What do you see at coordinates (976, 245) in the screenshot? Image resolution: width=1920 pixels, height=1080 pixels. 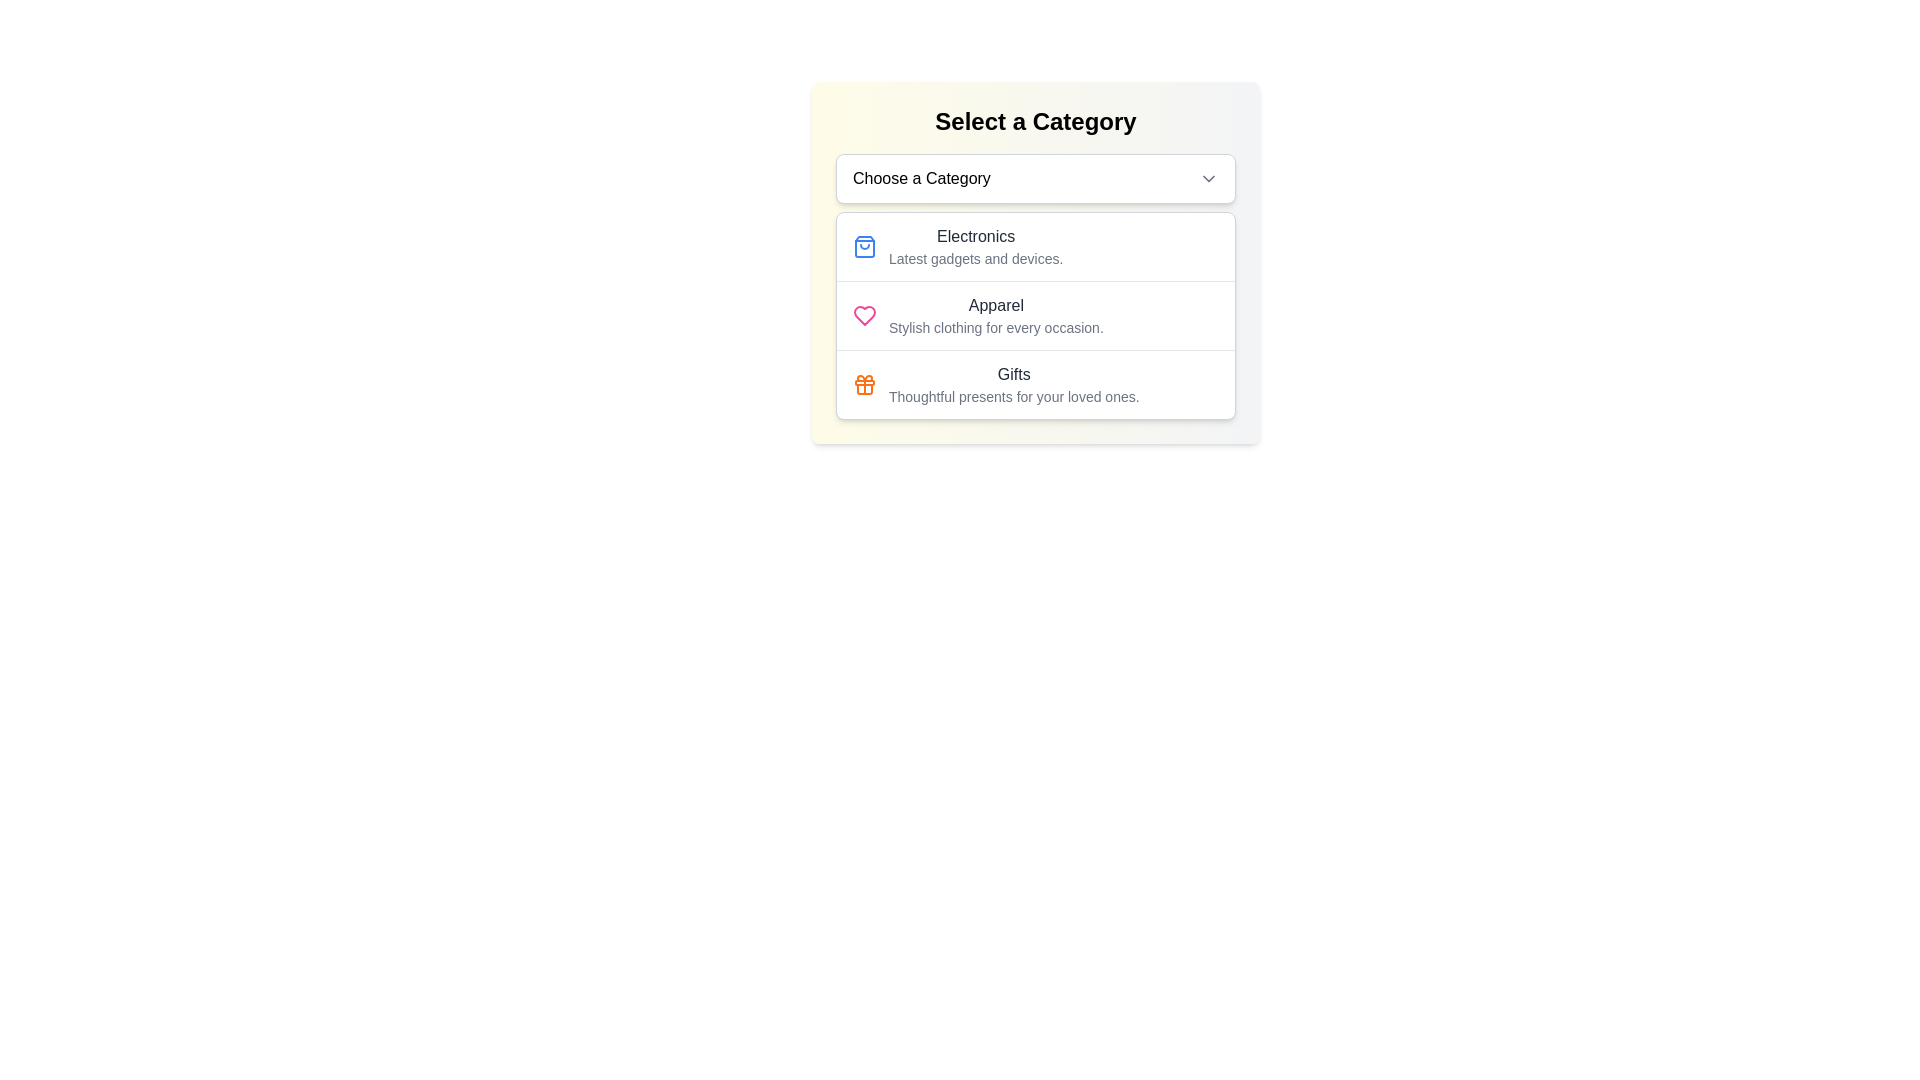 I see `the 'Electronics' text label, which has a bold title and a subtitle describing 'Latest gadgets and devices.' This element is the first item in the list beneath the 'Choose a Category' dropdown selector, located in the left section of a horizontal list item` at bounding box center [976, 245].